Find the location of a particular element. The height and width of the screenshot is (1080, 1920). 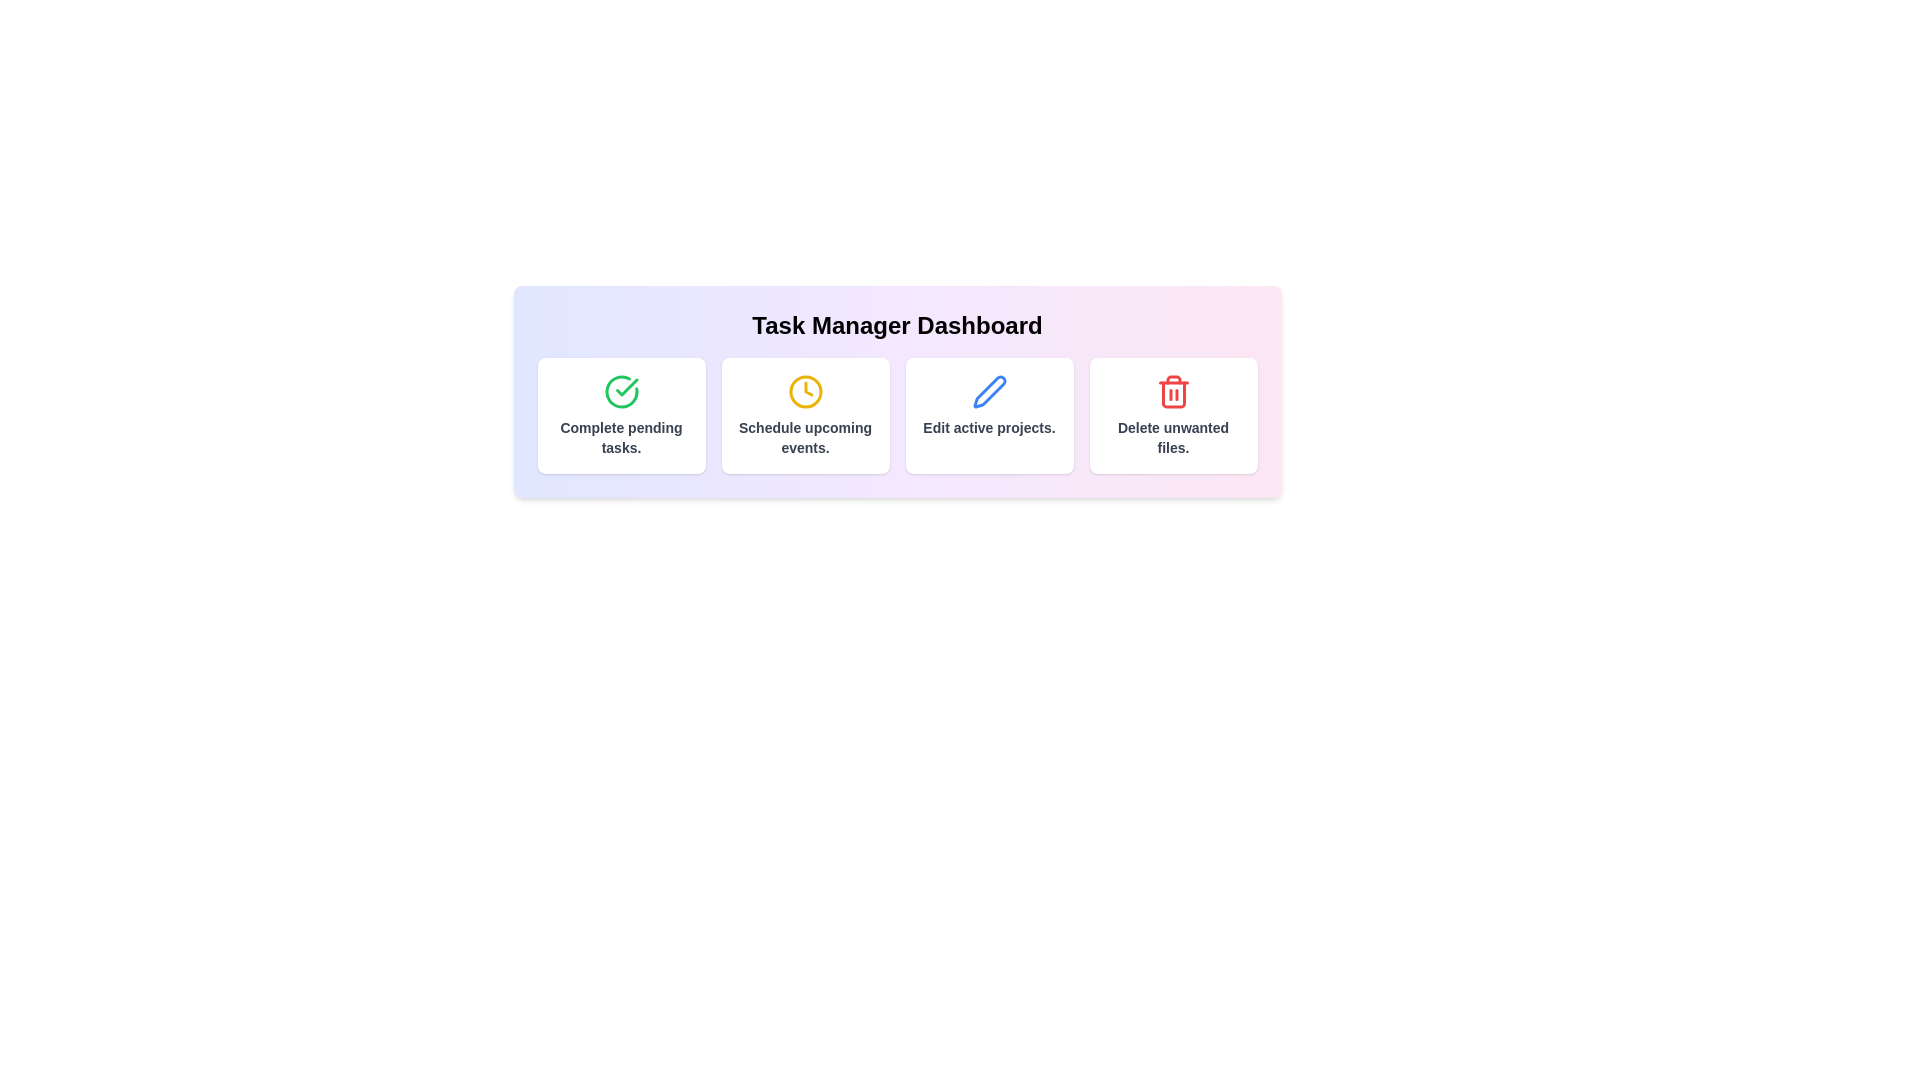

the delete button located at the bottom right corner of the grid of four cards to observe any animations or tooltips is located at coordinates (1173, 415).